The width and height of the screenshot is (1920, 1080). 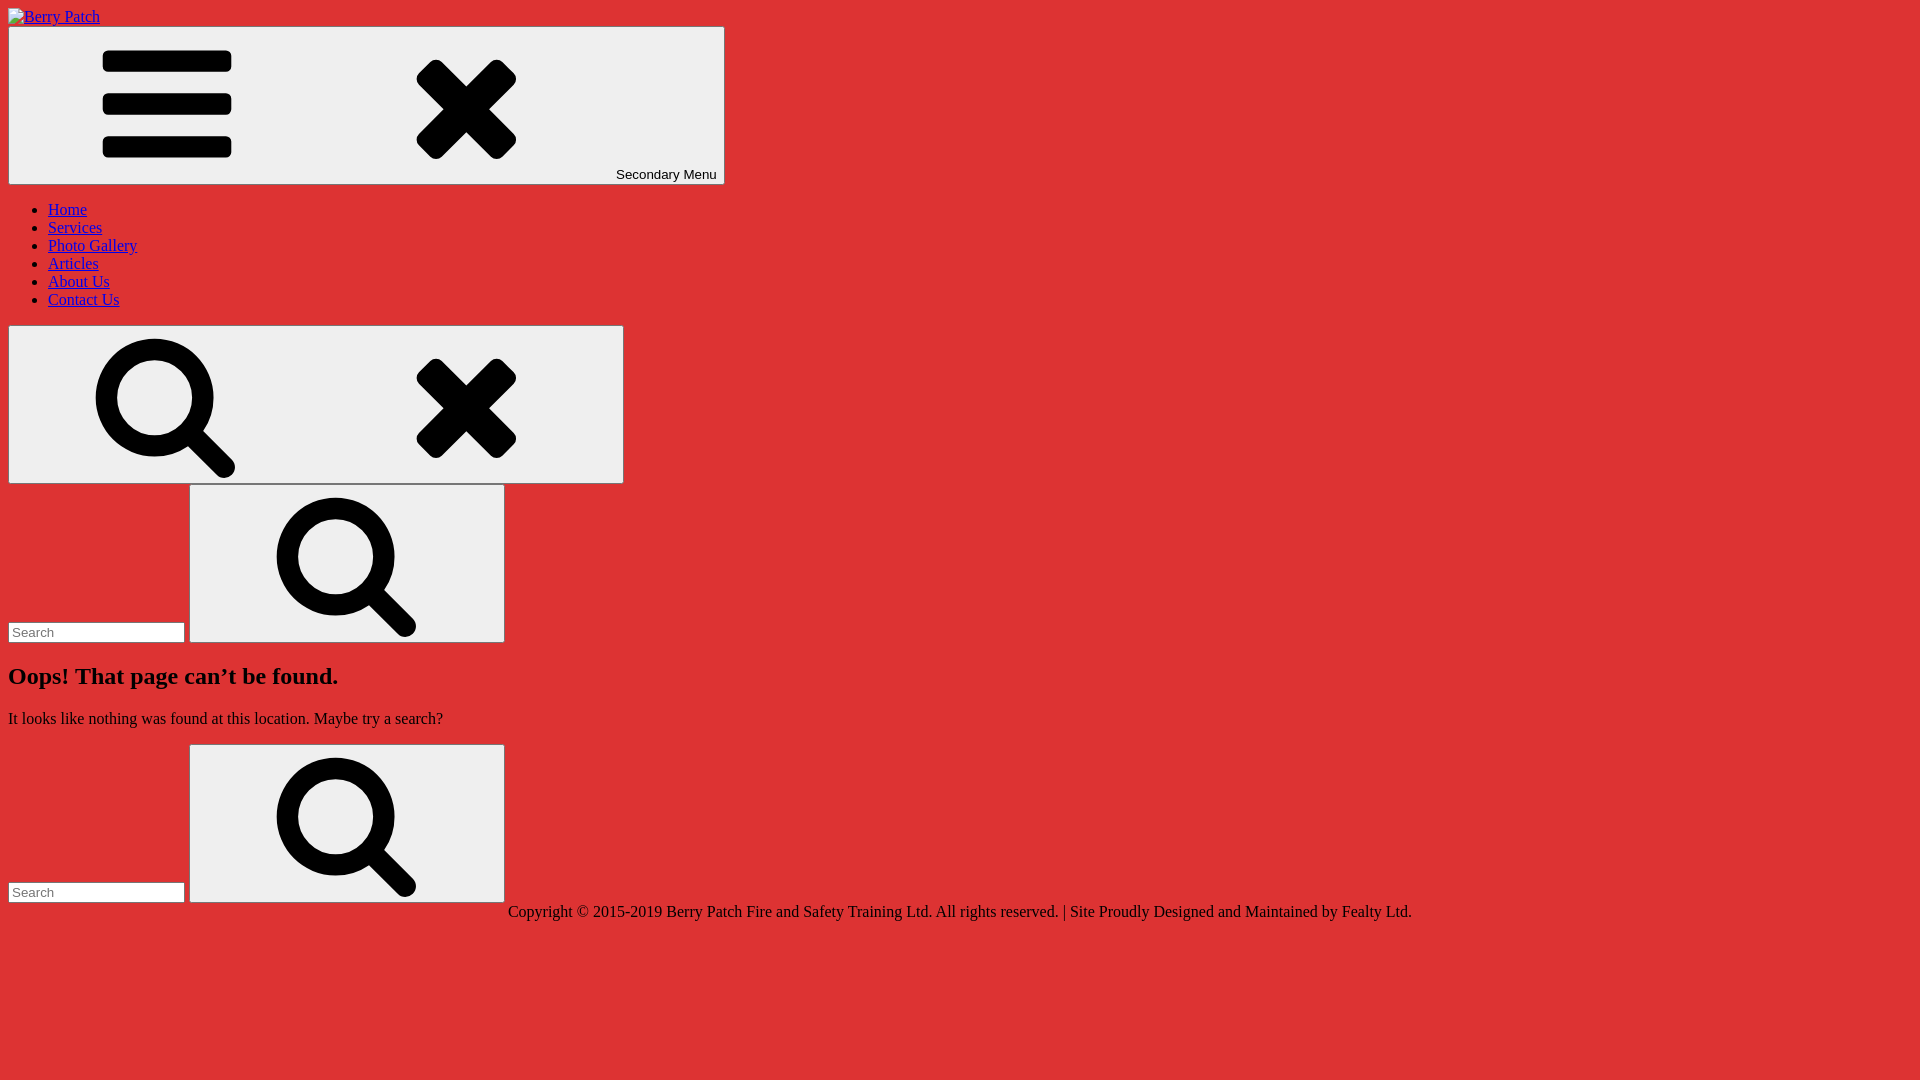 I want to click on 'Search', so click(x=315, y=404).